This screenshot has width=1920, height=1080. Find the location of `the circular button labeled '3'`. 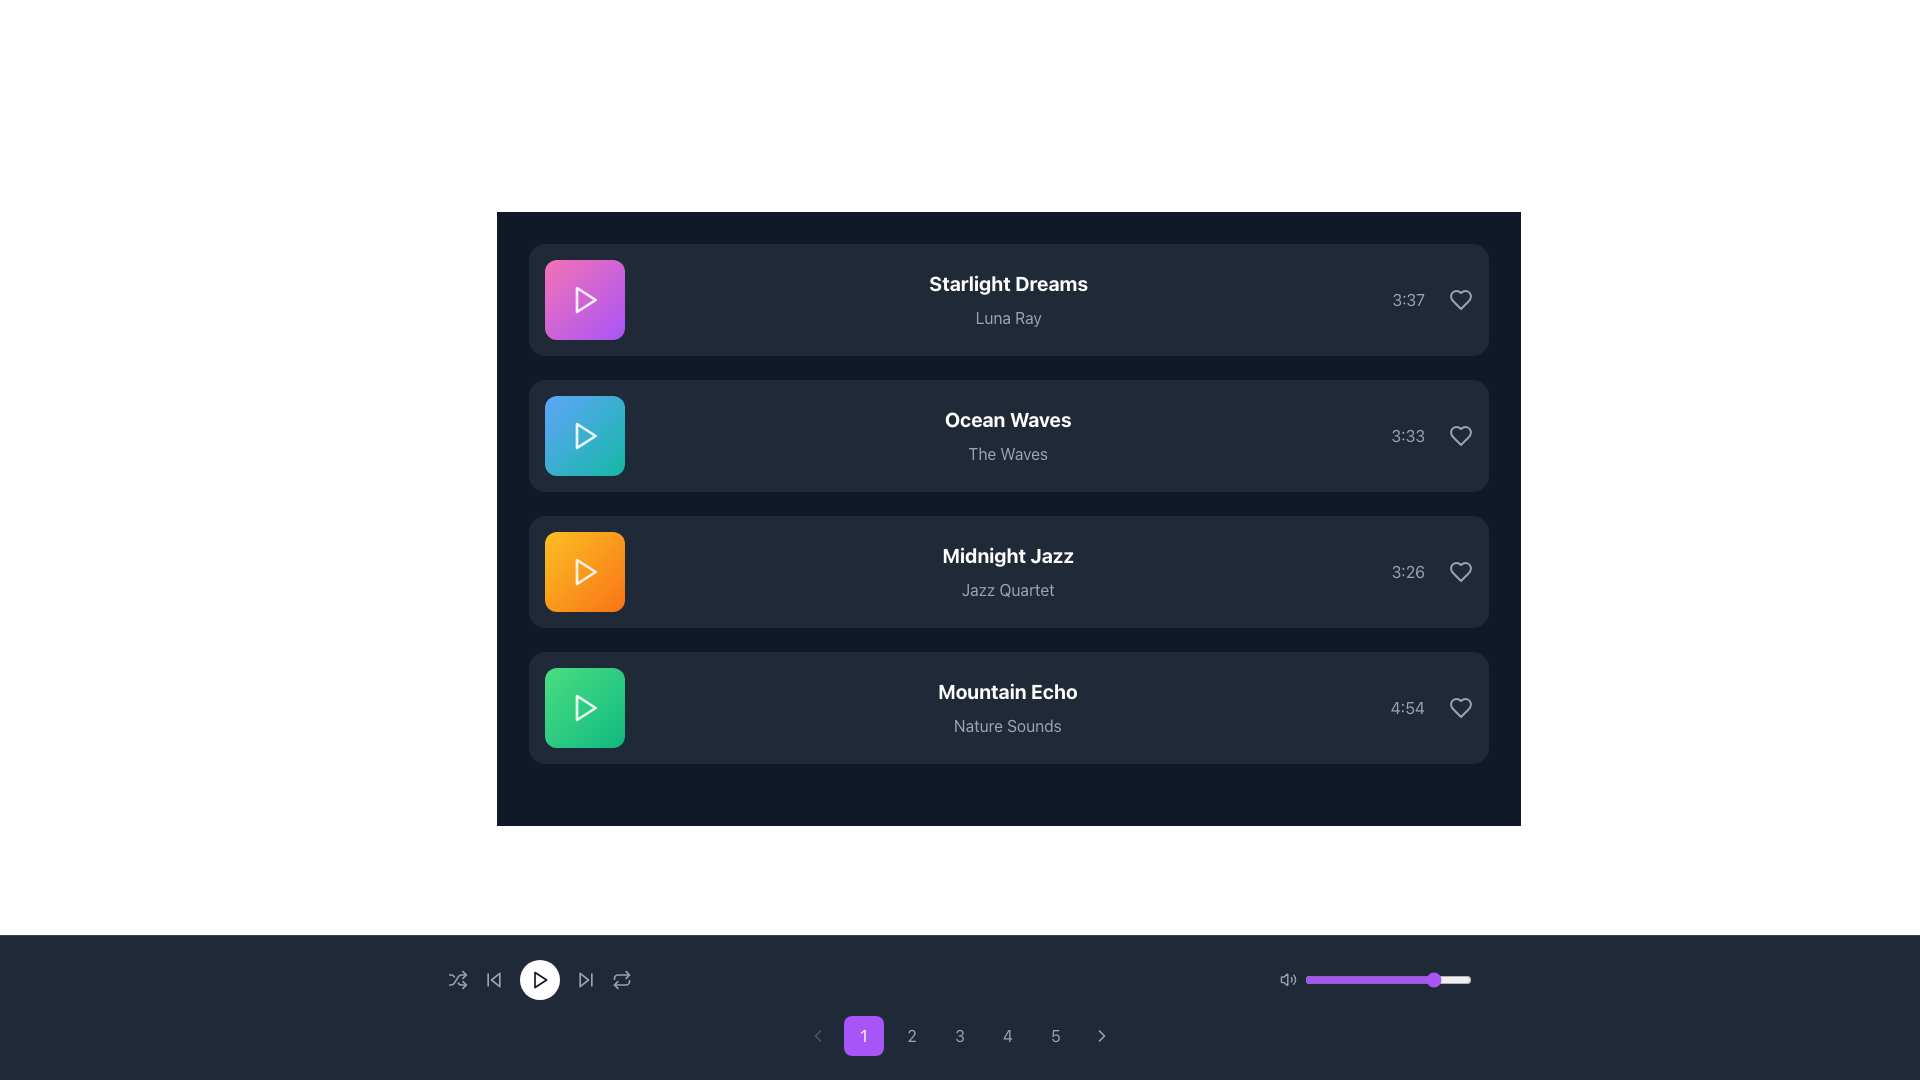

the circular button labeled '3' is located at coordinates (960, 1035).